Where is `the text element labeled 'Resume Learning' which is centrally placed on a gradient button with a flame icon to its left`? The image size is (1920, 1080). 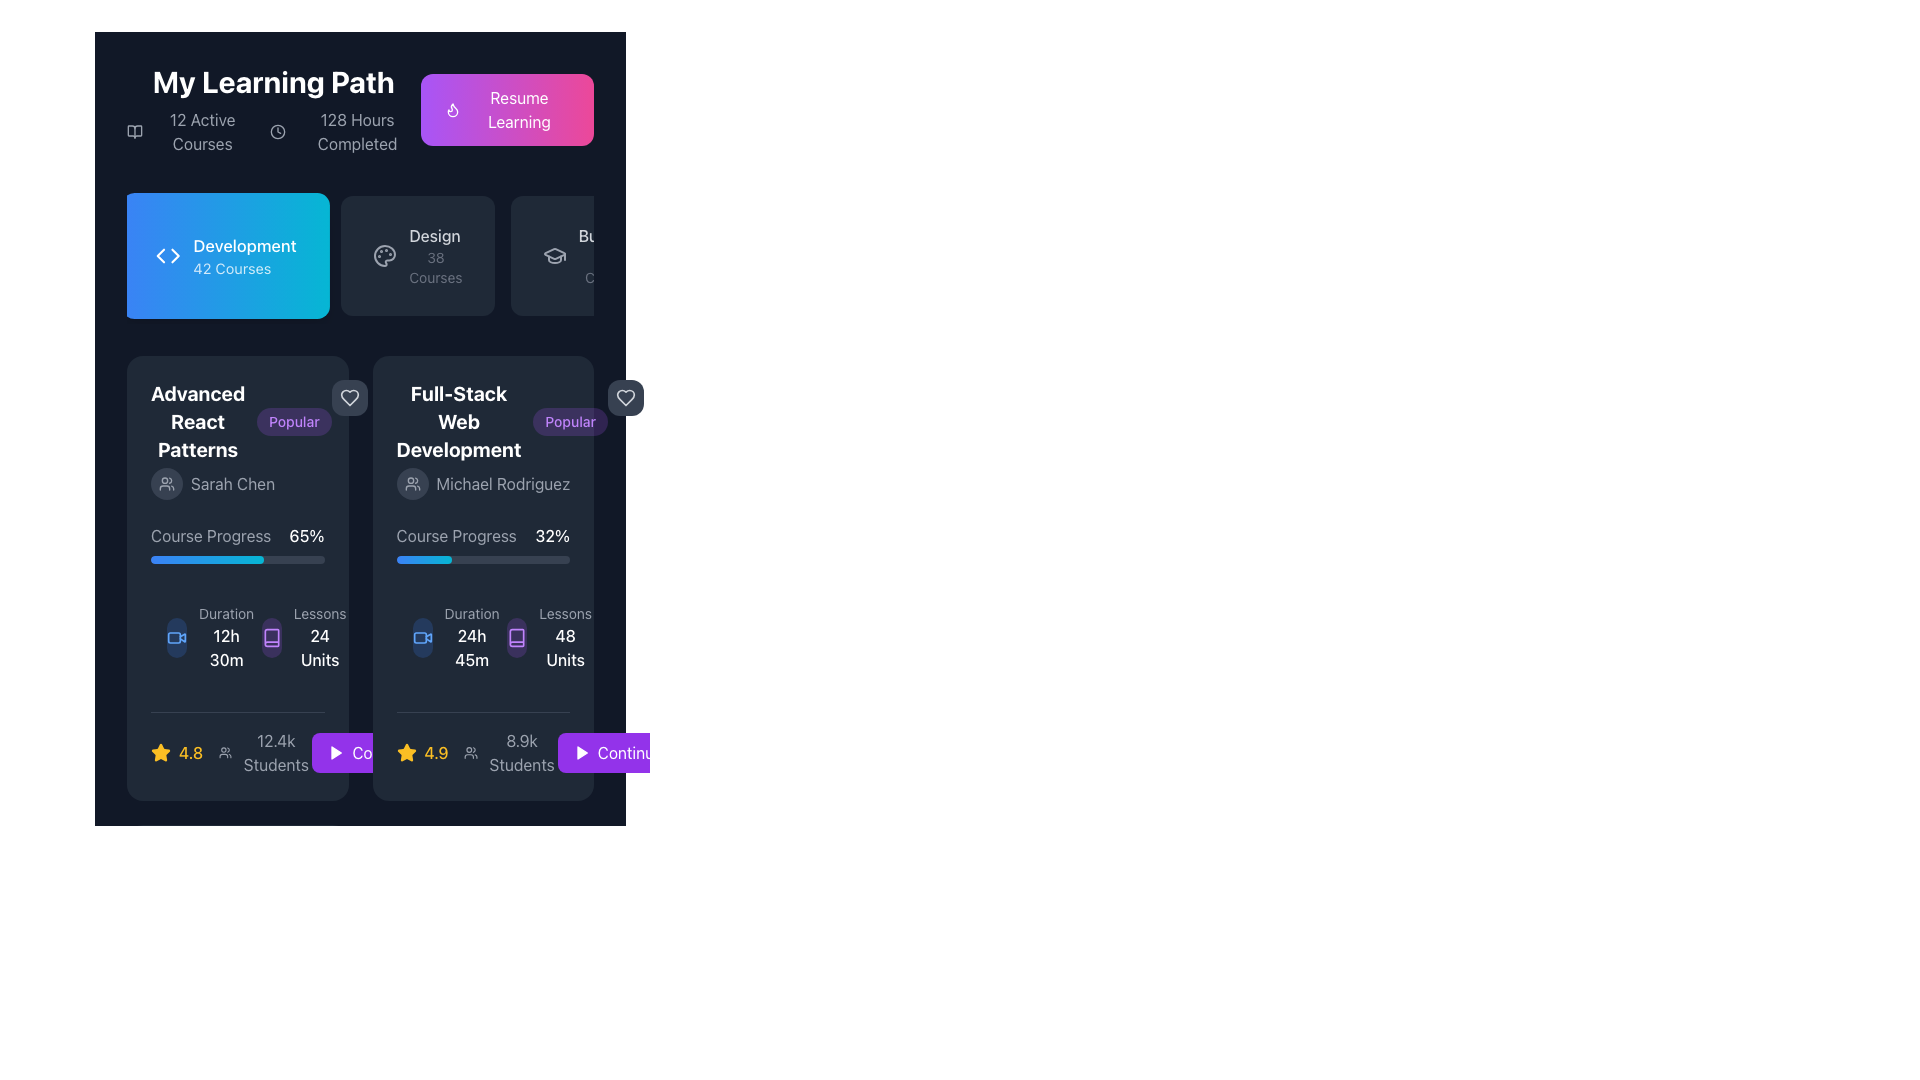 the text element labeled 'Resume Learning' which is centrally placed on a gradient button with a flame icon to its left is located at coordinates (519, 110).